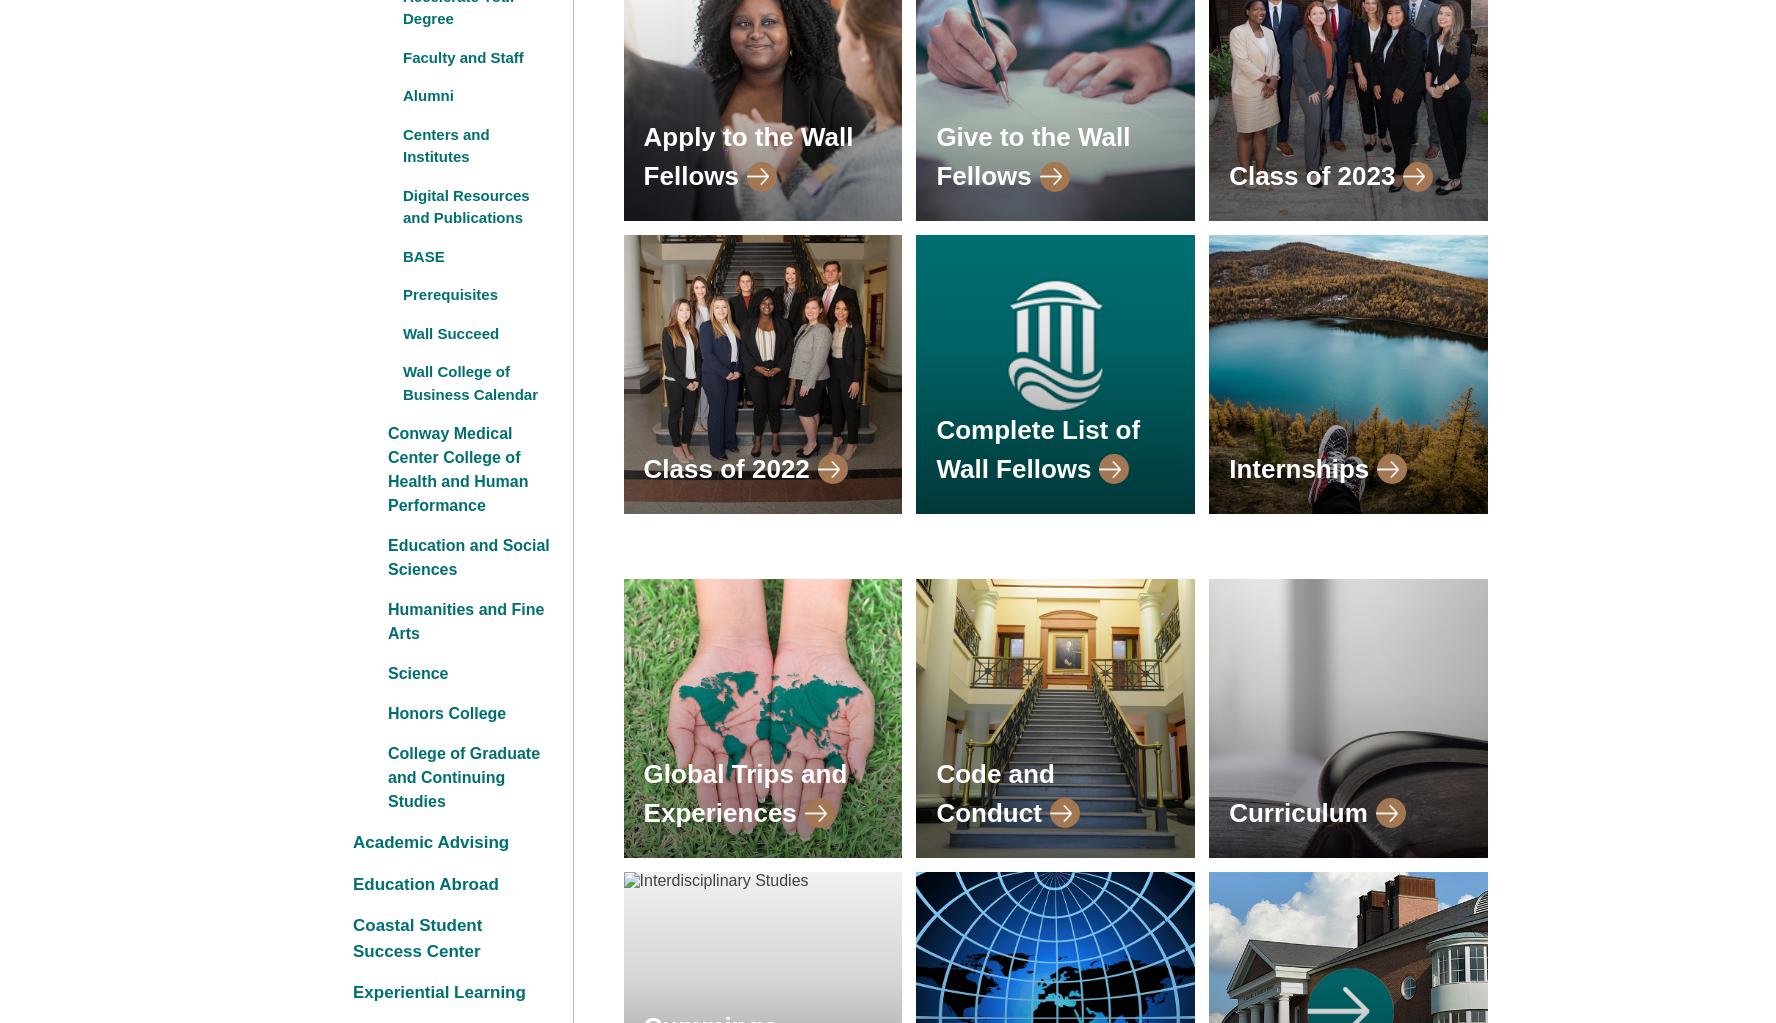 This screenshot has height=1023, width=1776. What do you see at coordinates (779, 467) in the screenshot?
I see `'2022'` at bounding box center [779, 467].